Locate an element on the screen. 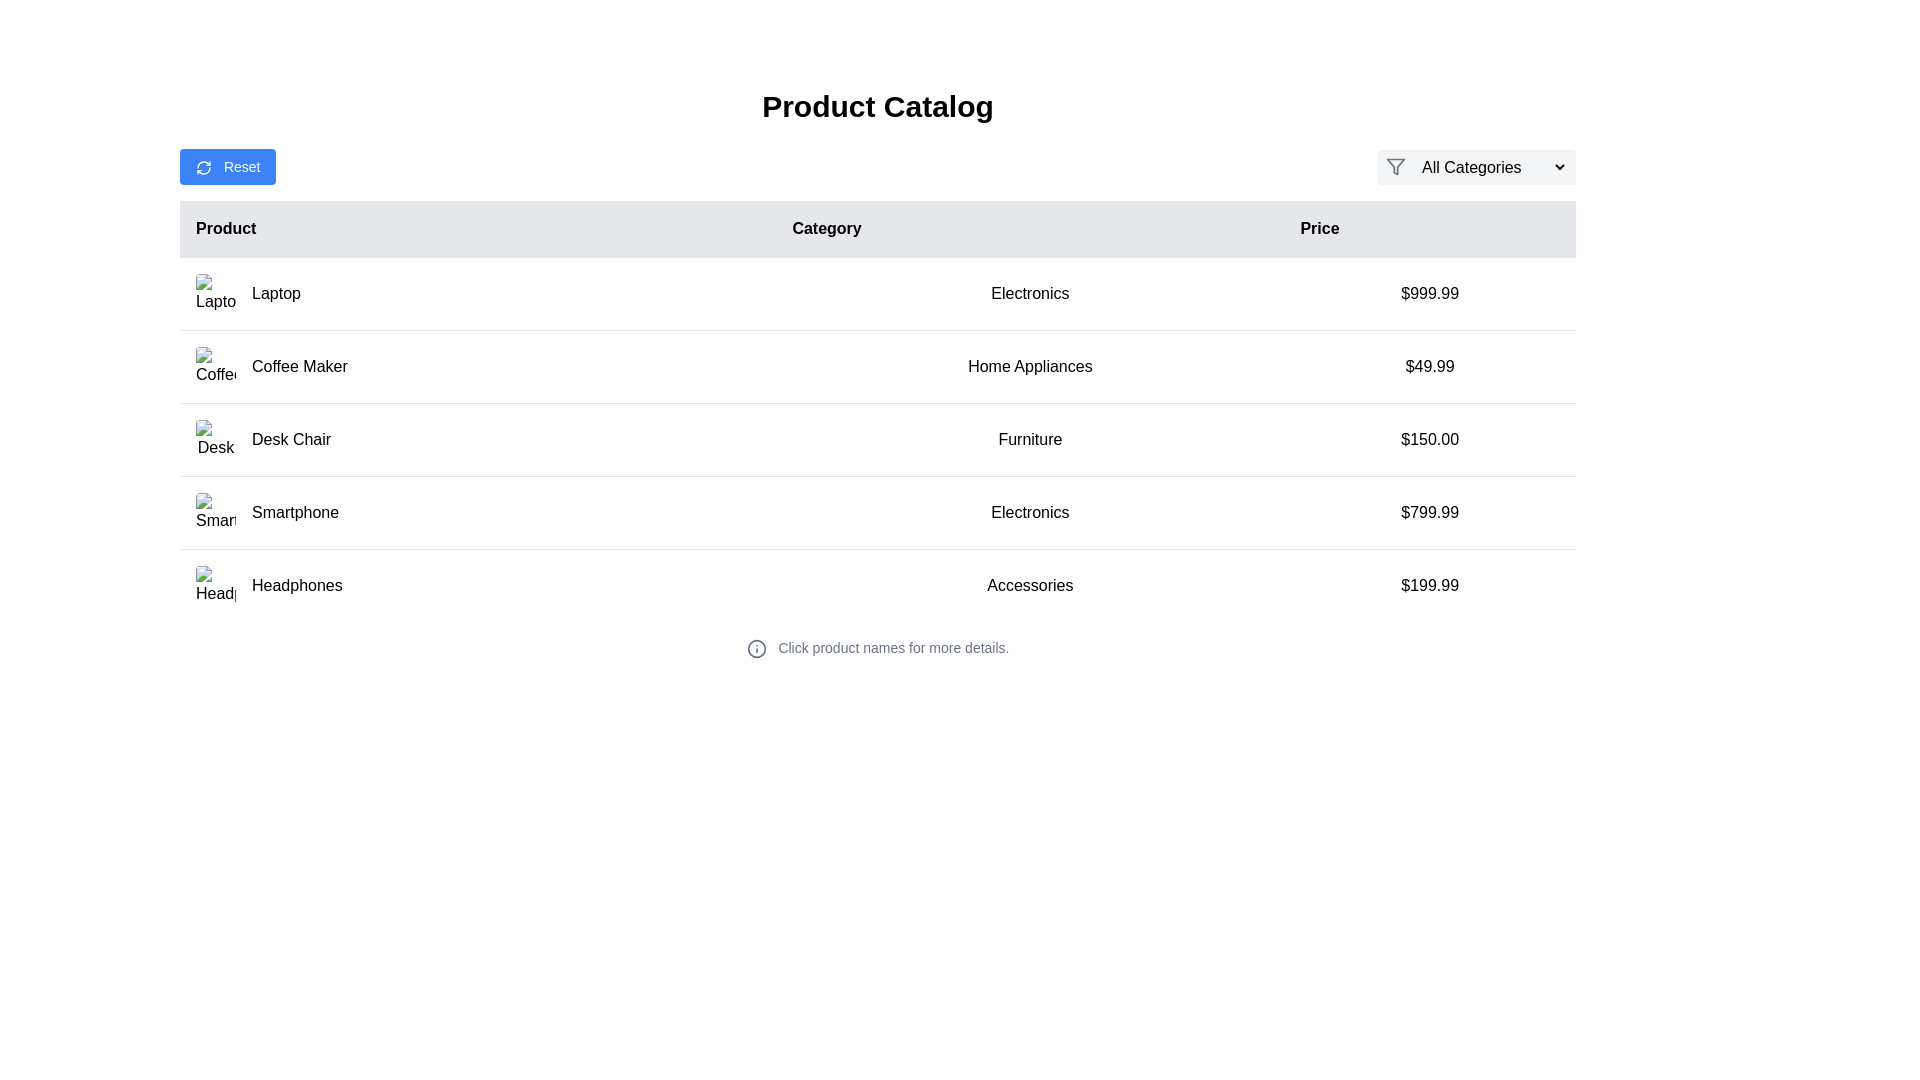  the static image thumbnail representing the Coffee Maker product, which is located in the second row of the product list, to the left of the product name 'Coffee Maker' is located at coordinates (216, 366).